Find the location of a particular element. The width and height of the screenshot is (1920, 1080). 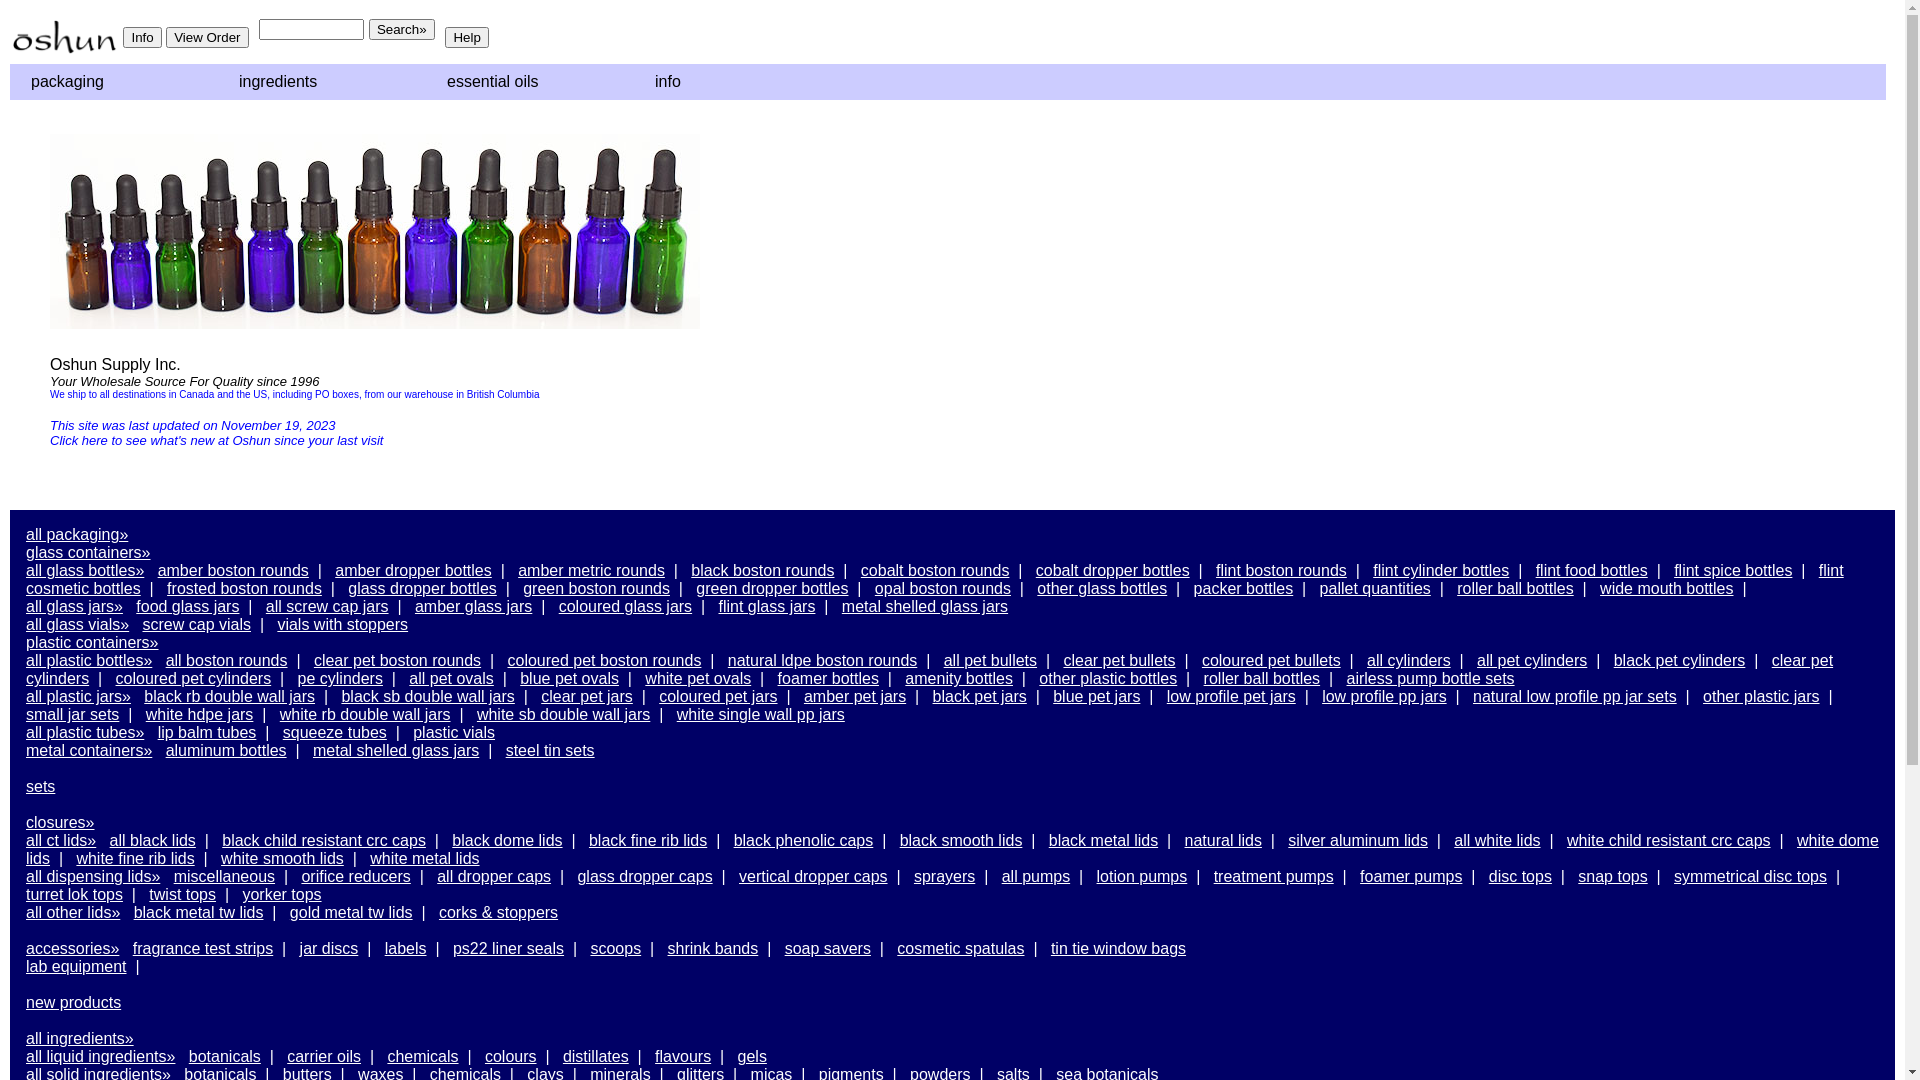

'white smooth lids' is located at coordinates (281, 857).